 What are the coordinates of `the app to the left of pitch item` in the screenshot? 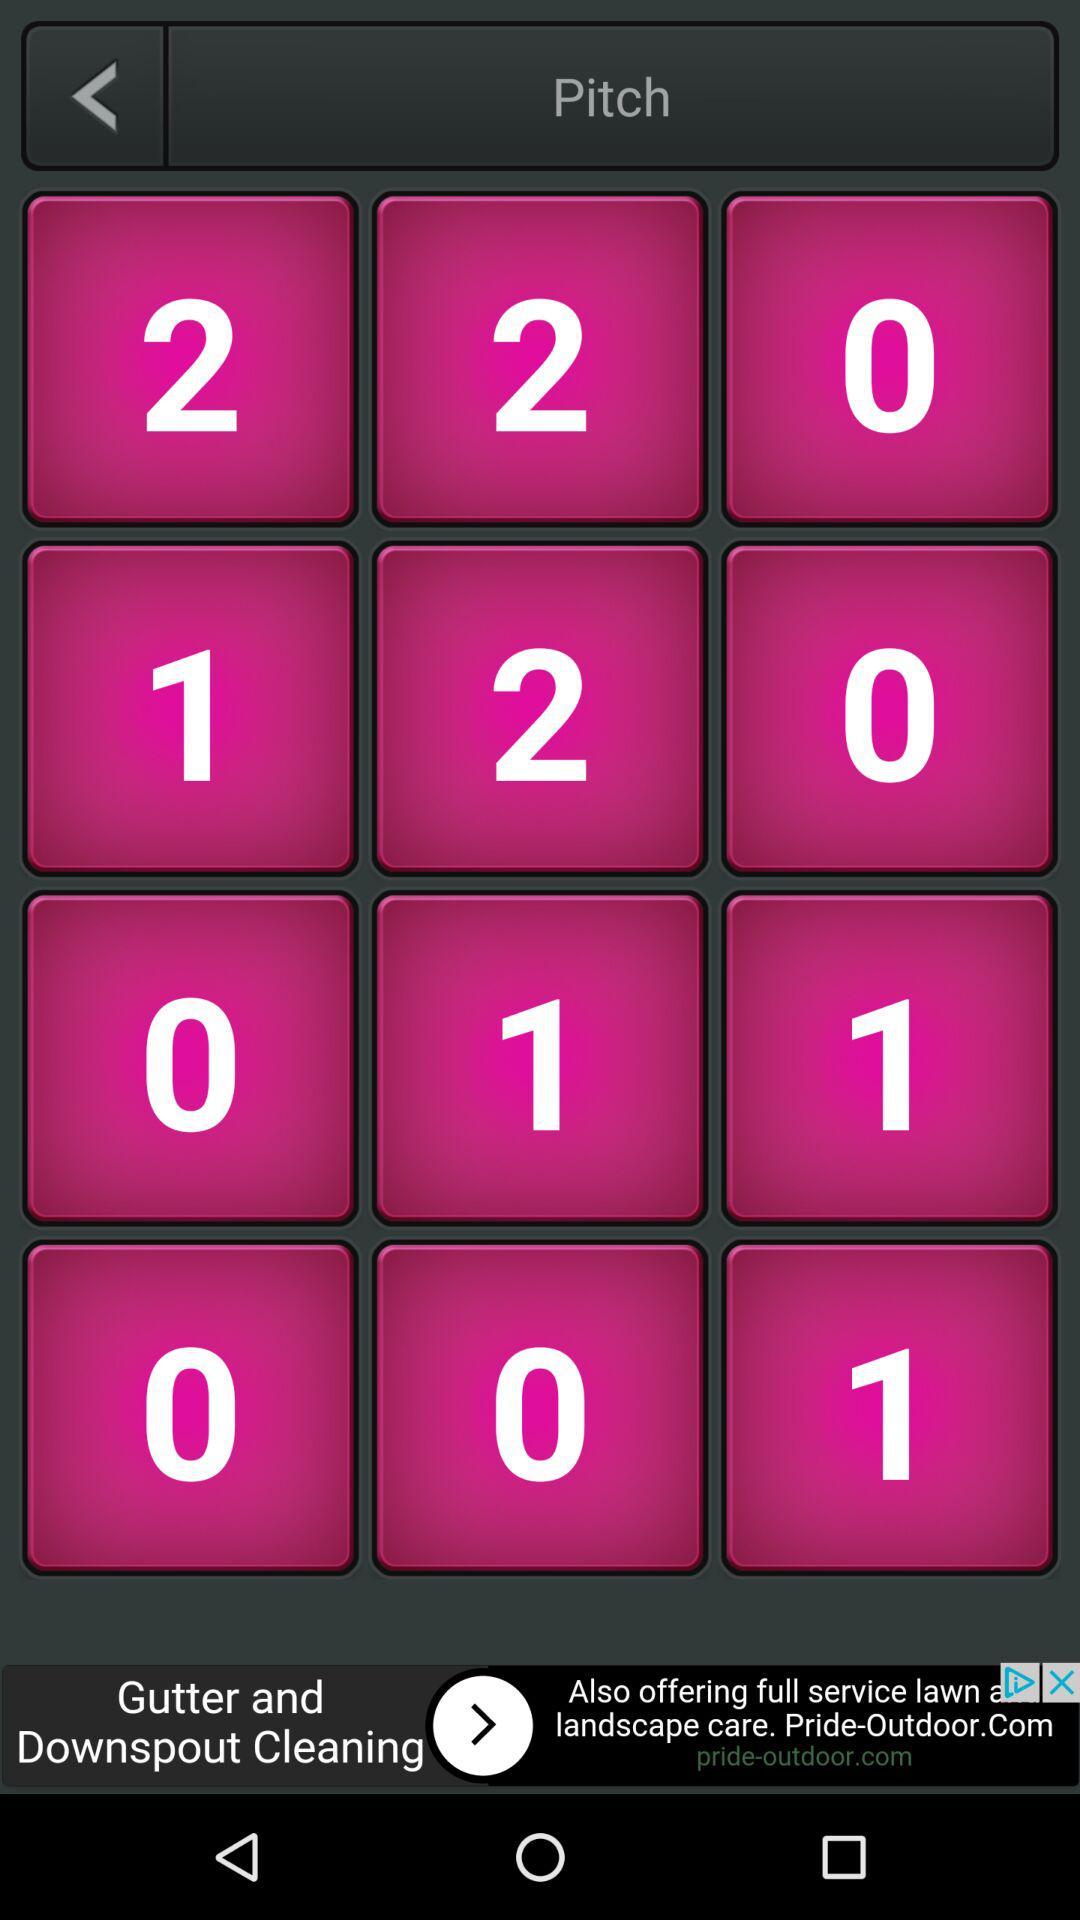 It's located at (93, 95).